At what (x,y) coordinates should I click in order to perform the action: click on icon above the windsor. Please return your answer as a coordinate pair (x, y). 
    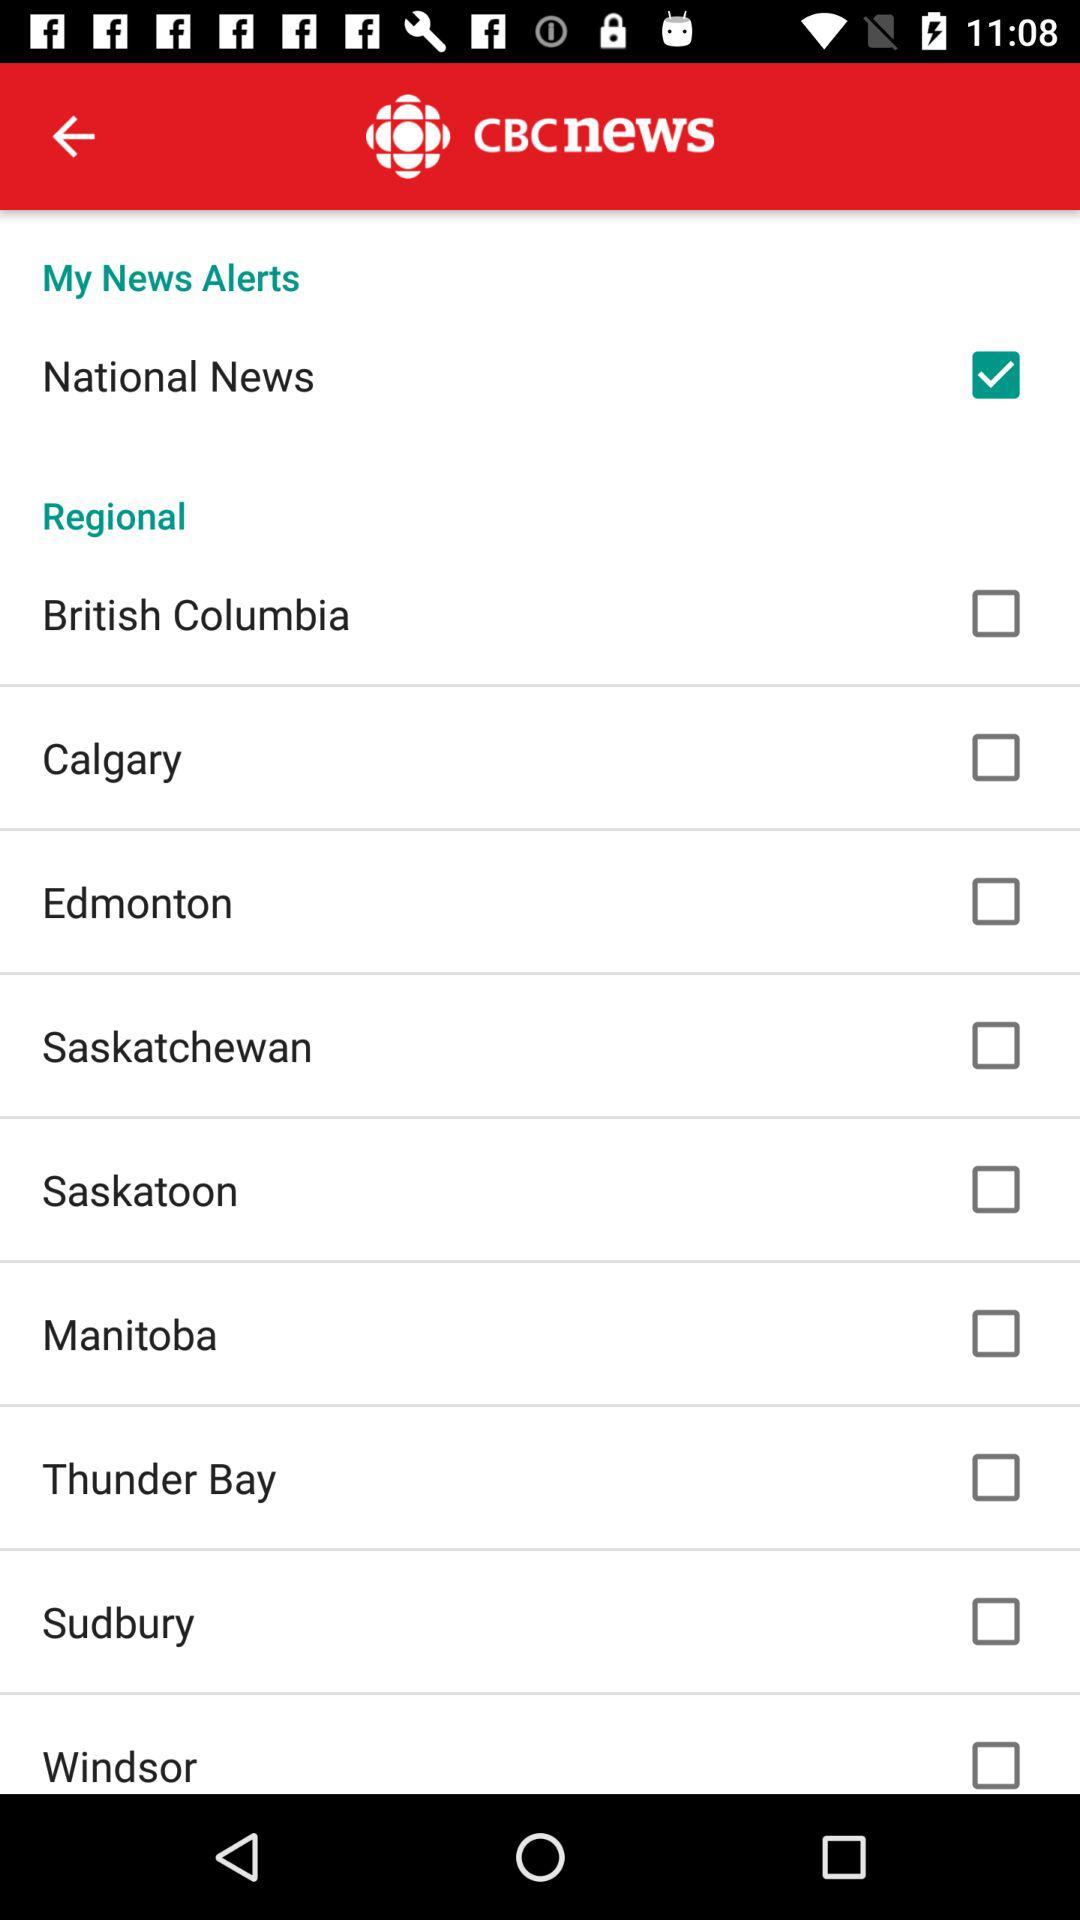
    Looking at the image, I should click on (118, 1621).